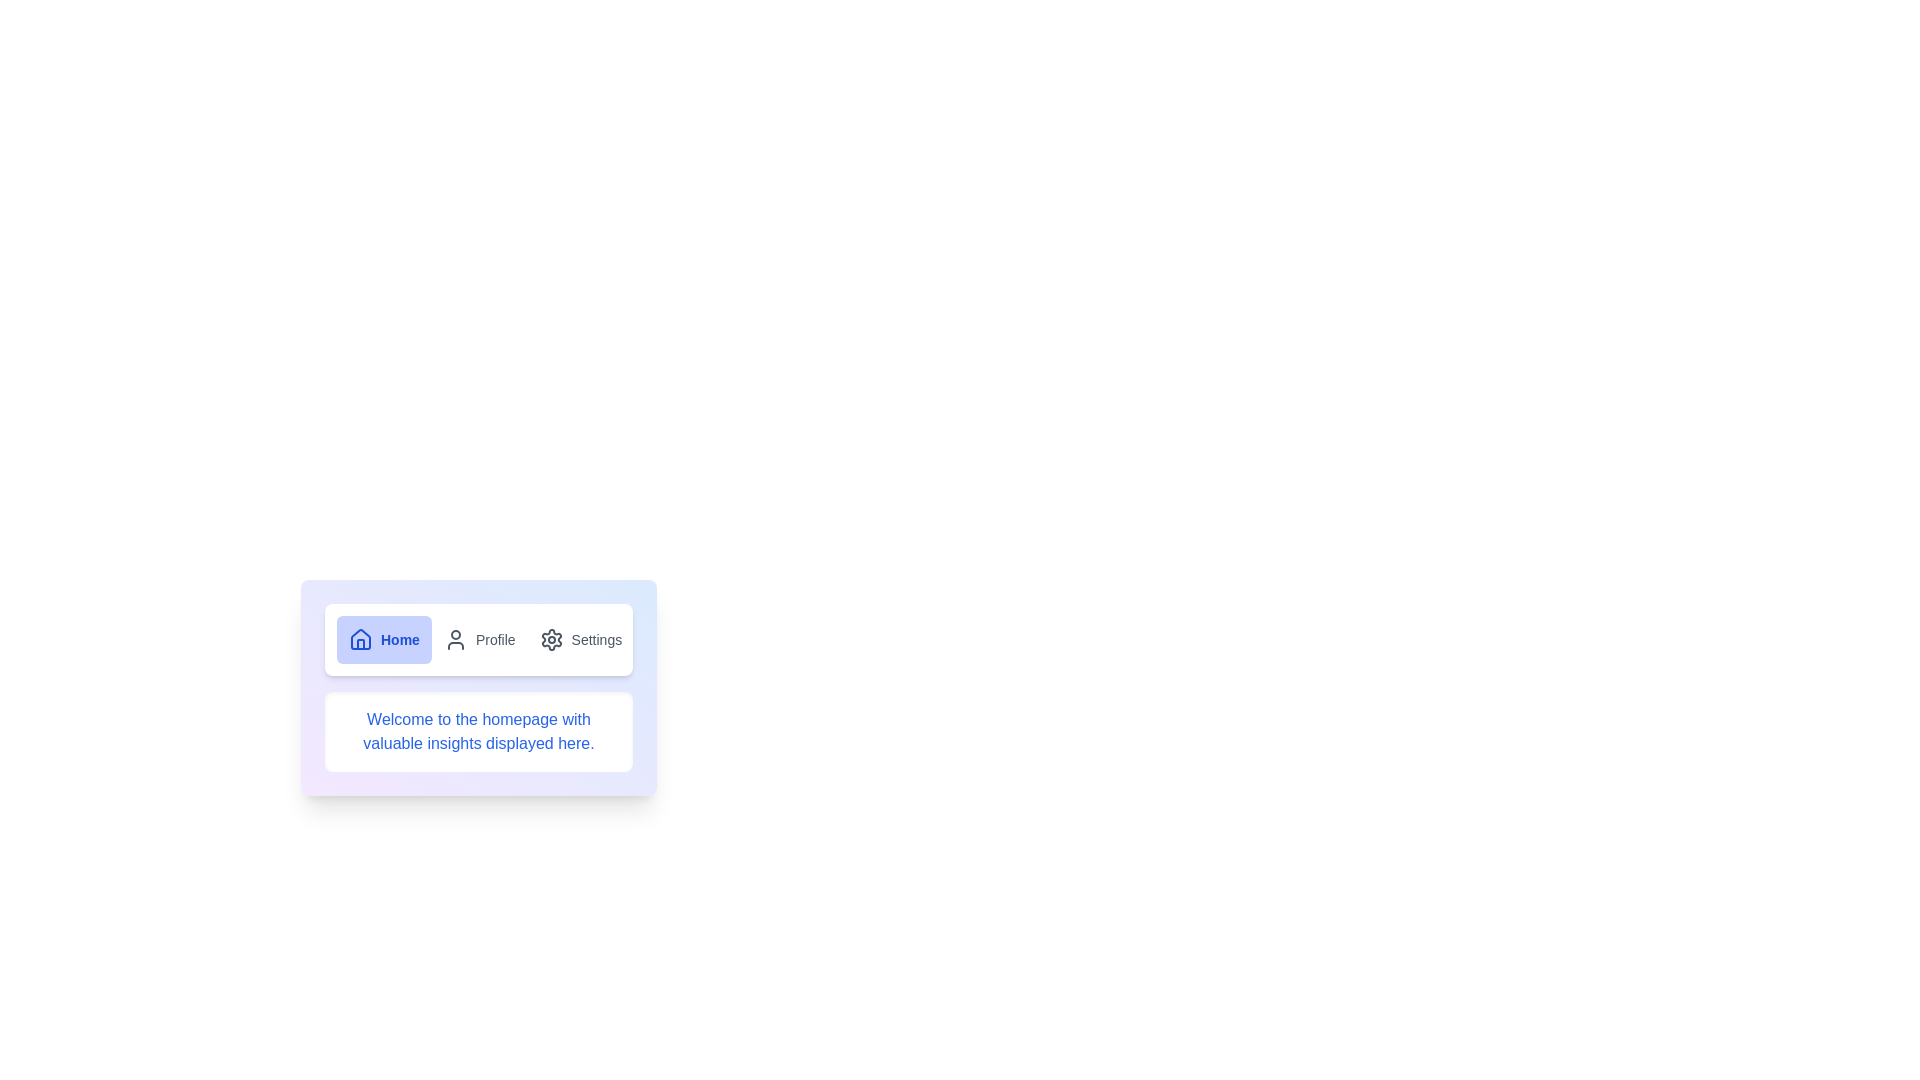 The width and height of the screenshot is (1920, 1080). I want to click on the Settings tab by clicking its button, so click(579, 640).